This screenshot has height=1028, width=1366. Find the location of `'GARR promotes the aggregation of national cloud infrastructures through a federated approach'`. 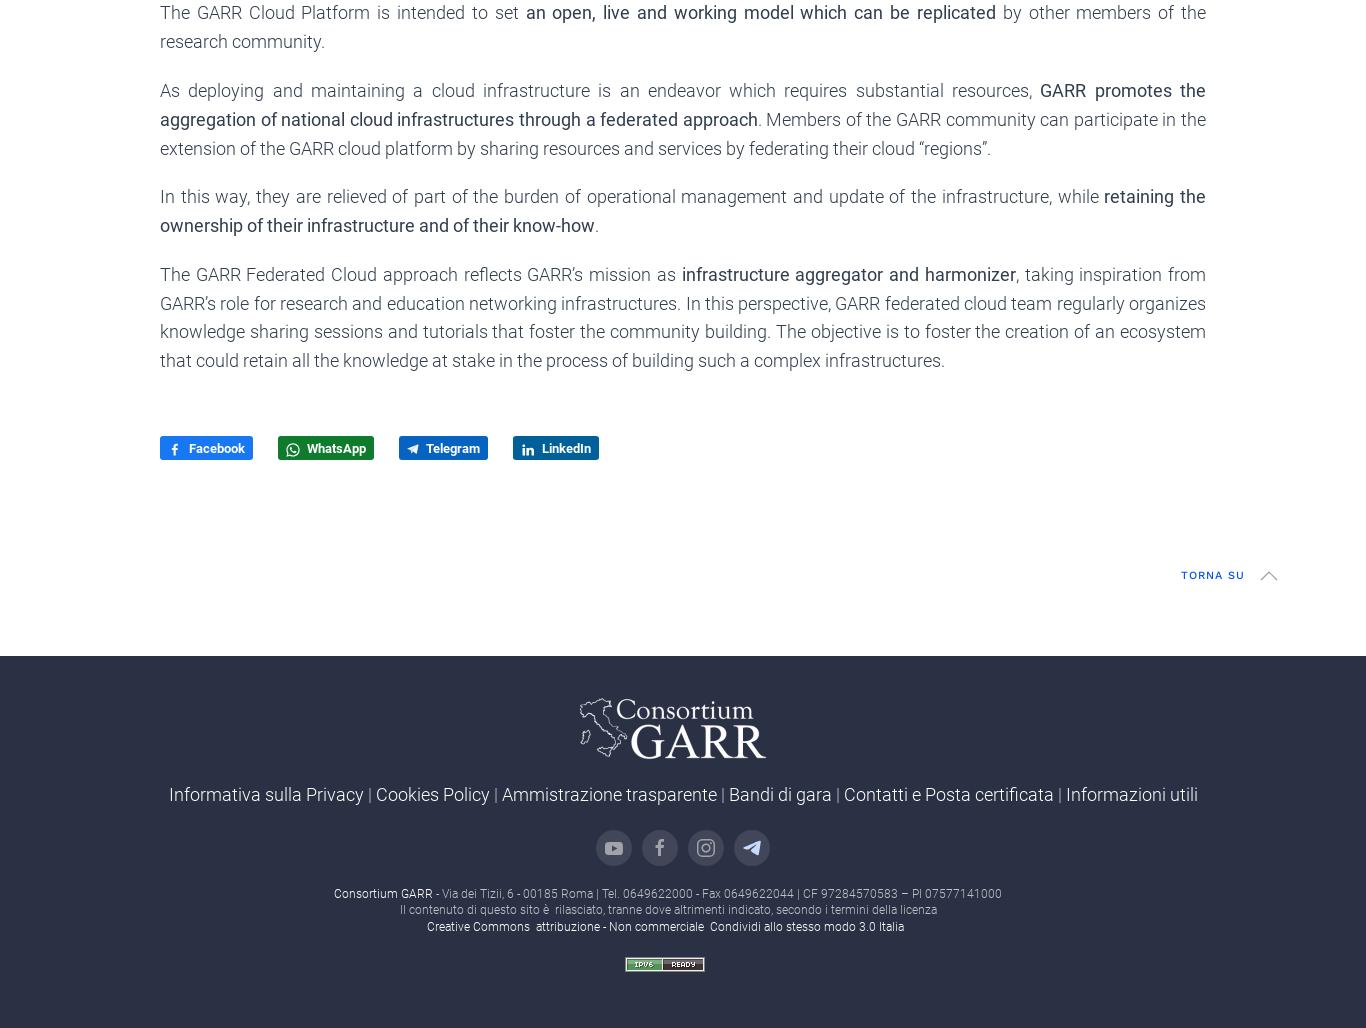

'GARR promotes the aggregation of national cloud infrastructures through a federated approach' is located at coordinates (683, 103).